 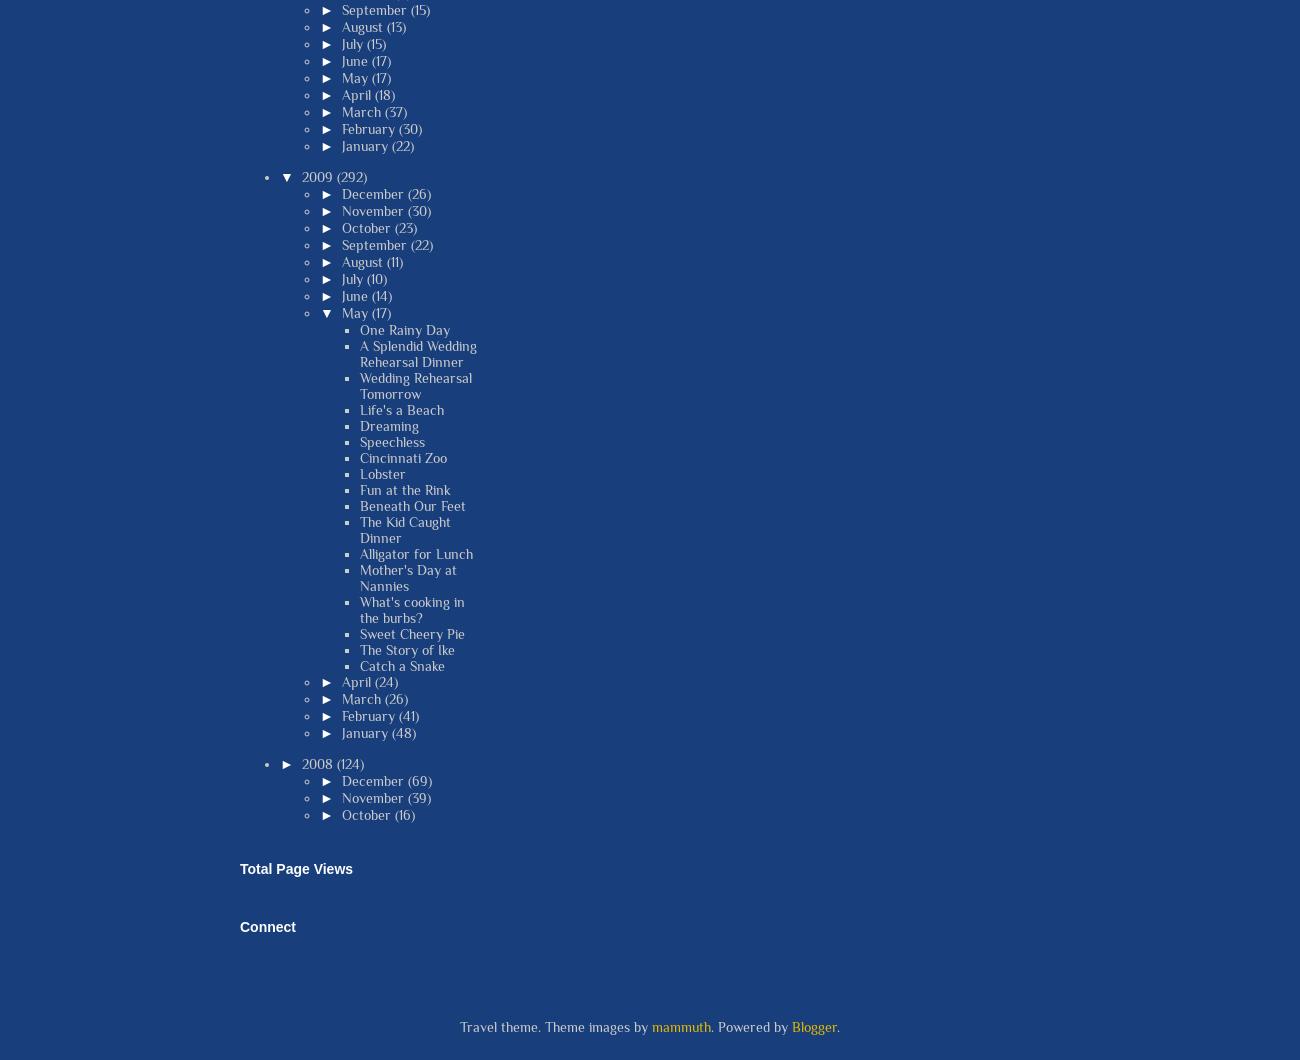 What do you see at coordinates (404, 813) in the screenshot?
I see `'(16)'` at bounding box center [404, 813].